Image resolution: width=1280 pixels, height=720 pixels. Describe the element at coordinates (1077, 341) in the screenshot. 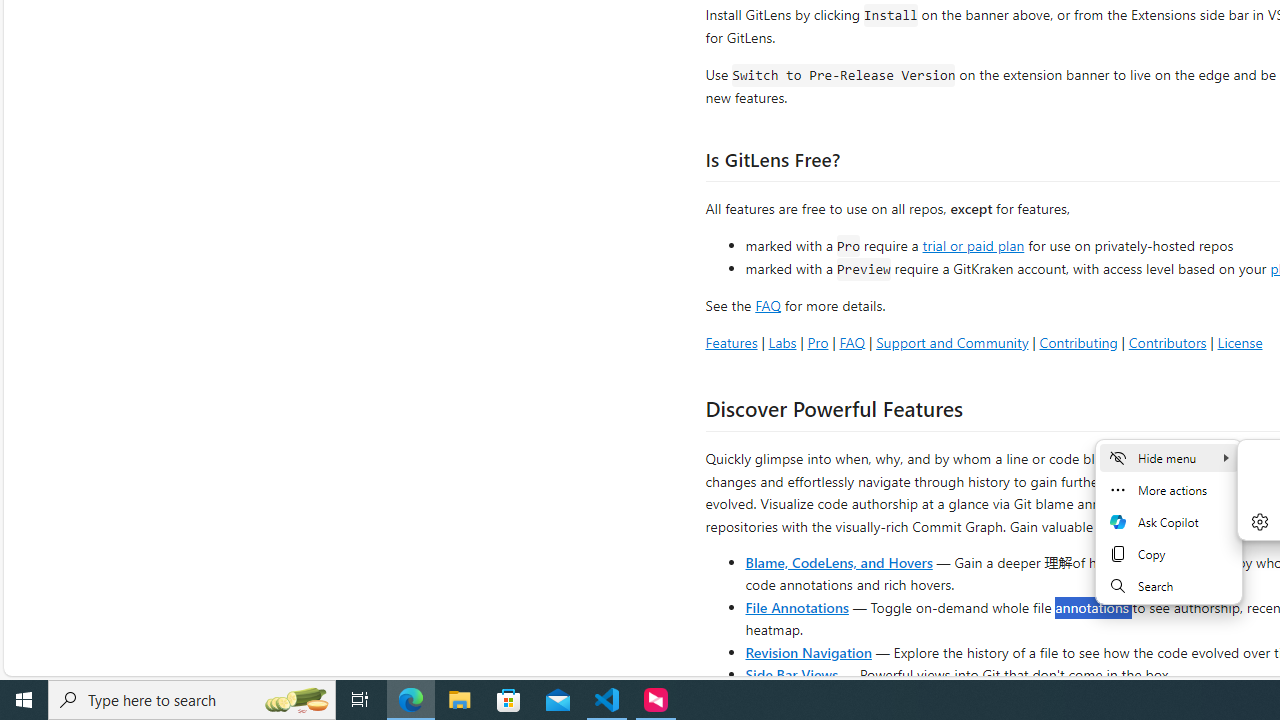

I see `'Contributing'` at that location.